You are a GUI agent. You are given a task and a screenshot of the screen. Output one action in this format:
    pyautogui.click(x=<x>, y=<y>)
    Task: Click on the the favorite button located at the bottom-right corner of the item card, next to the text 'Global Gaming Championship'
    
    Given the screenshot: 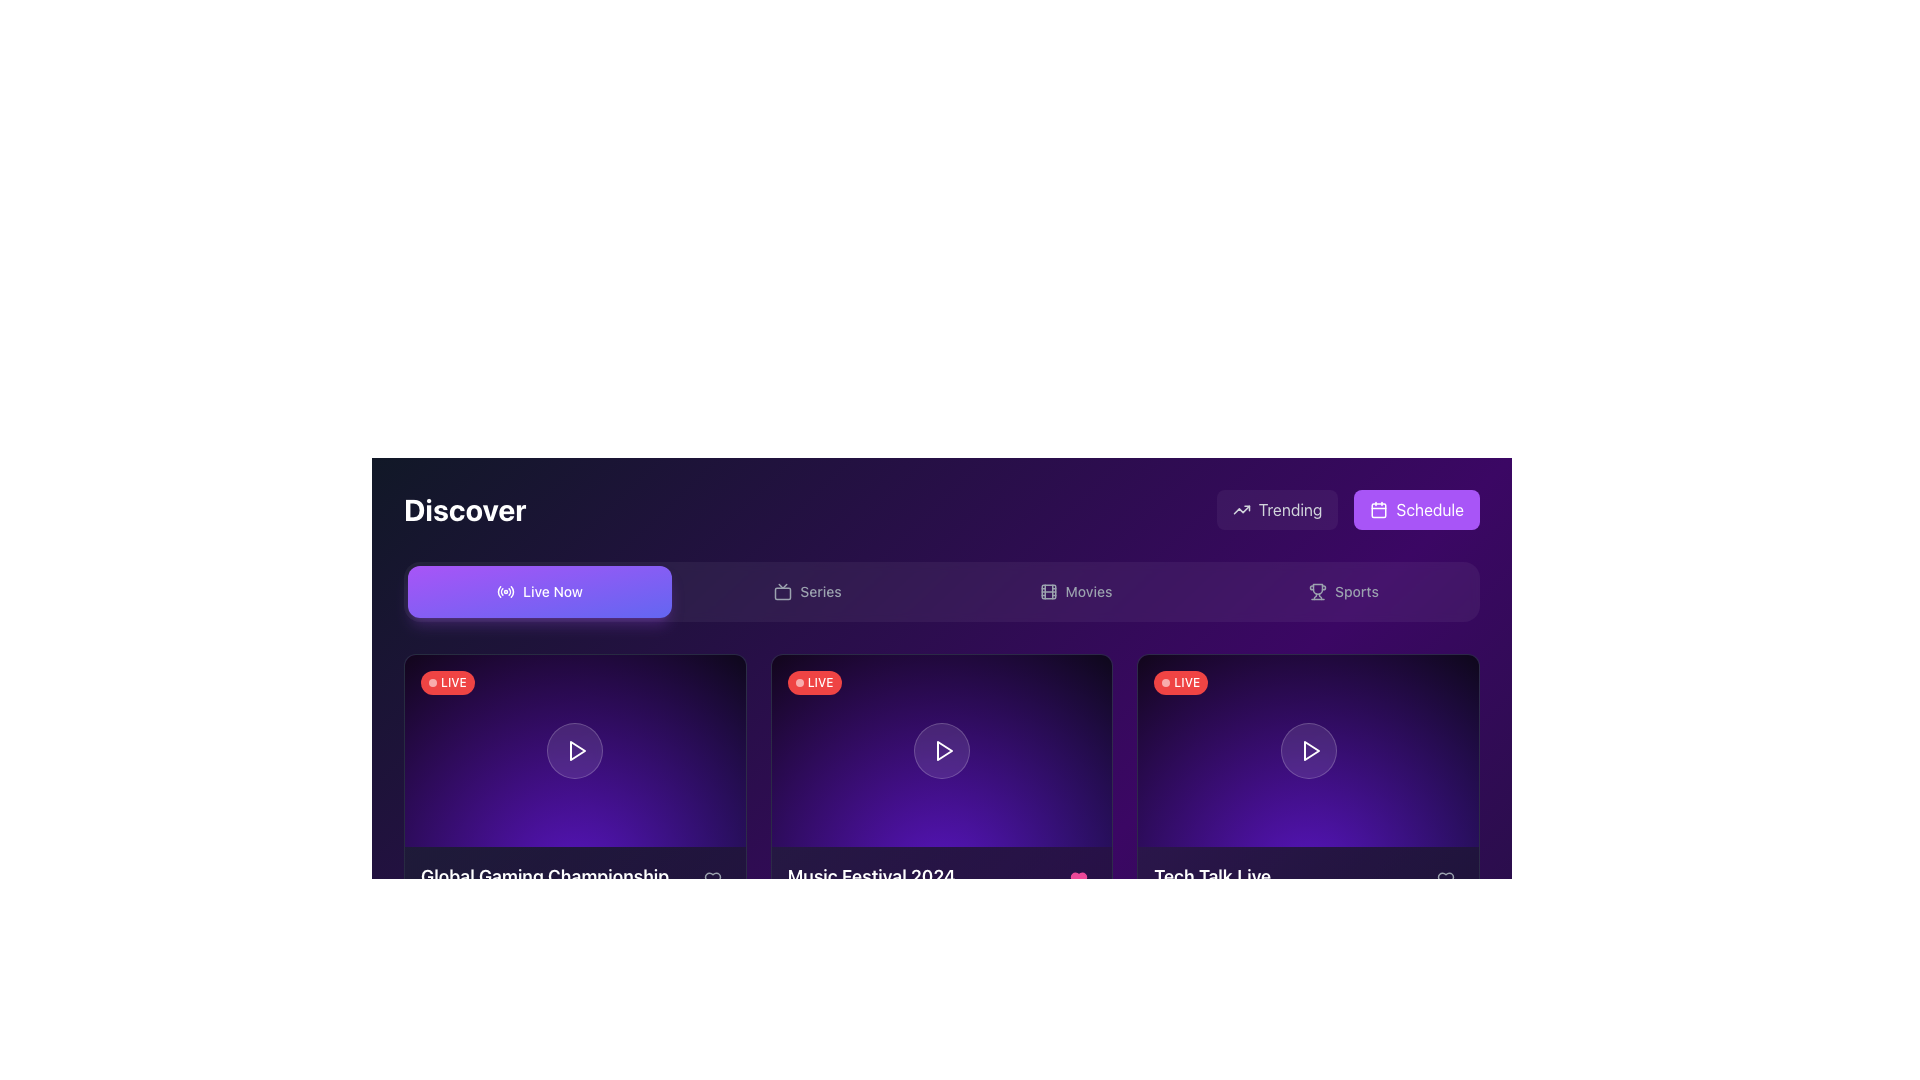 What is the action you would take?
    pyautogui.click(x=712, y=878)
    